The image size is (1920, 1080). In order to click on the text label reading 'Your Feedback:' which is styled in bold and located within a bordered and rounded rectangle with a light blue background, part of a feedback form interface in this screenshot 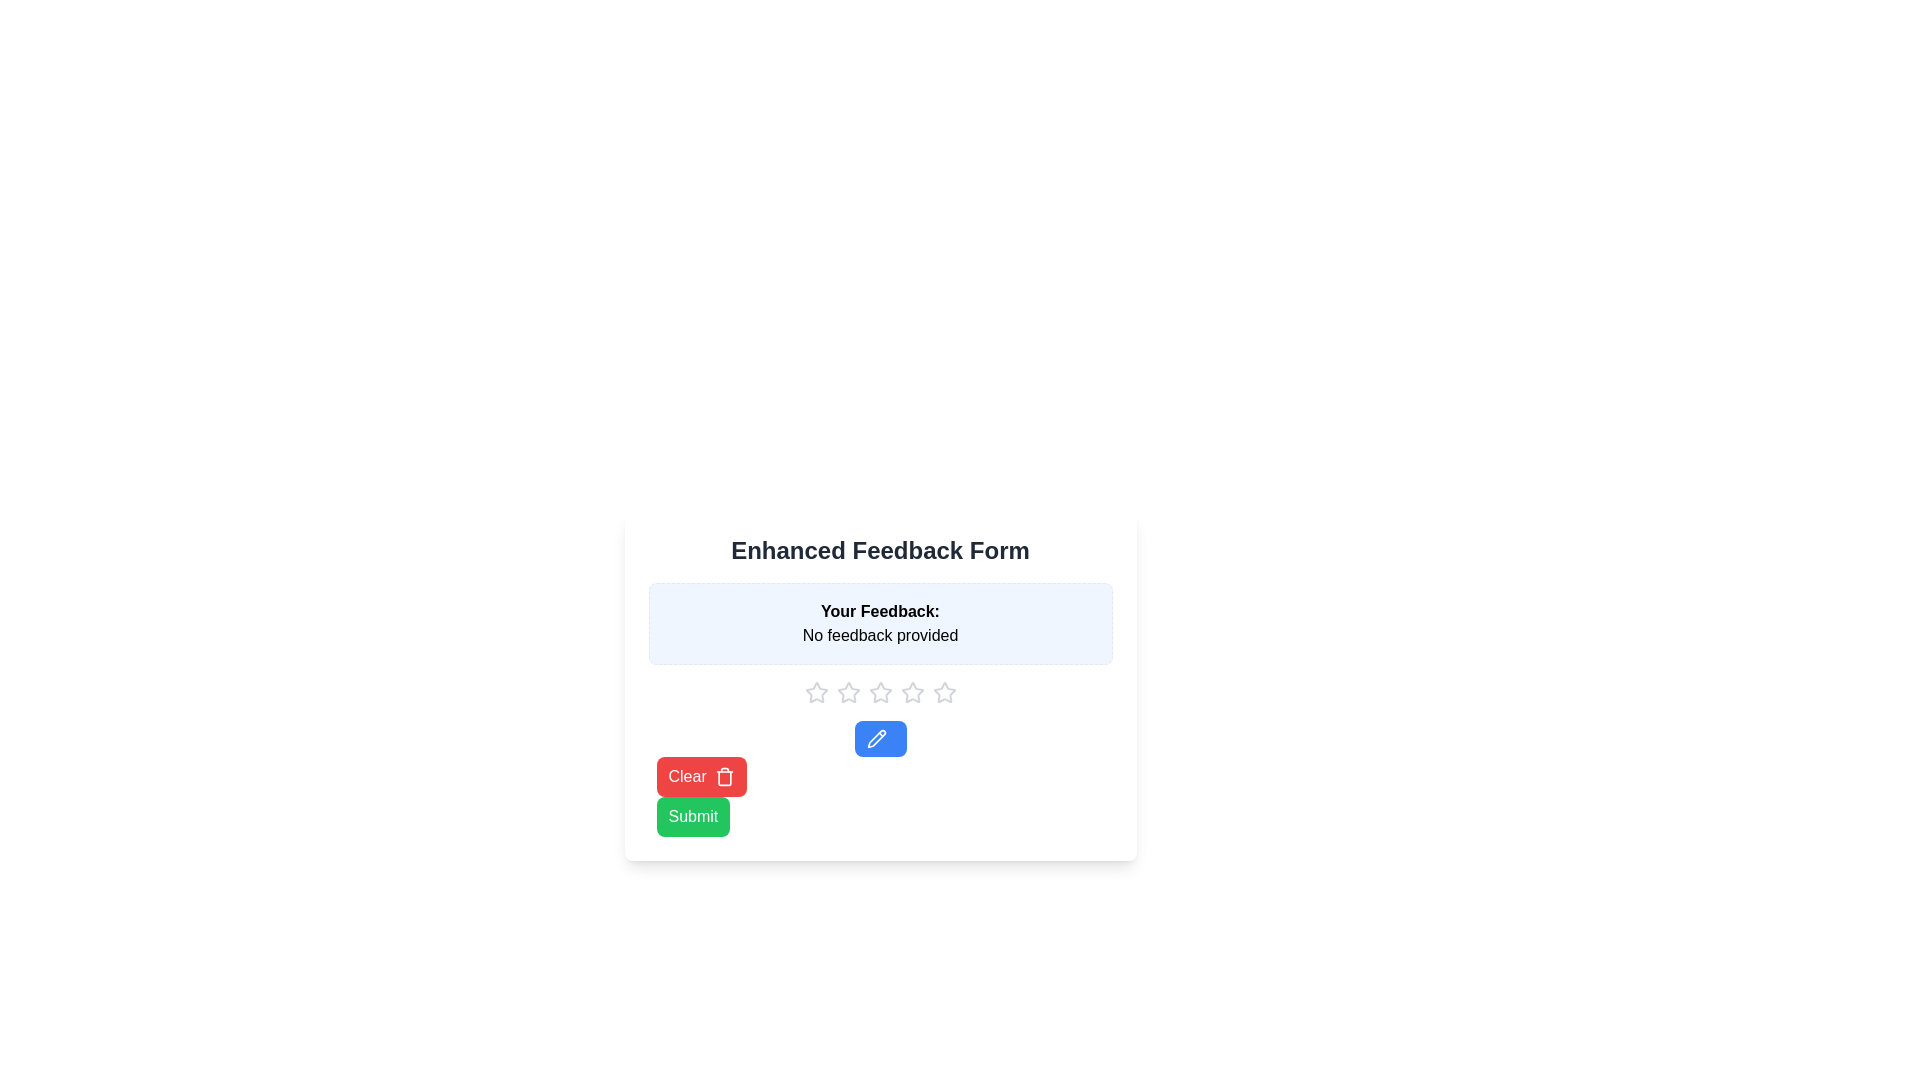, I will do `click(880, 611)`.